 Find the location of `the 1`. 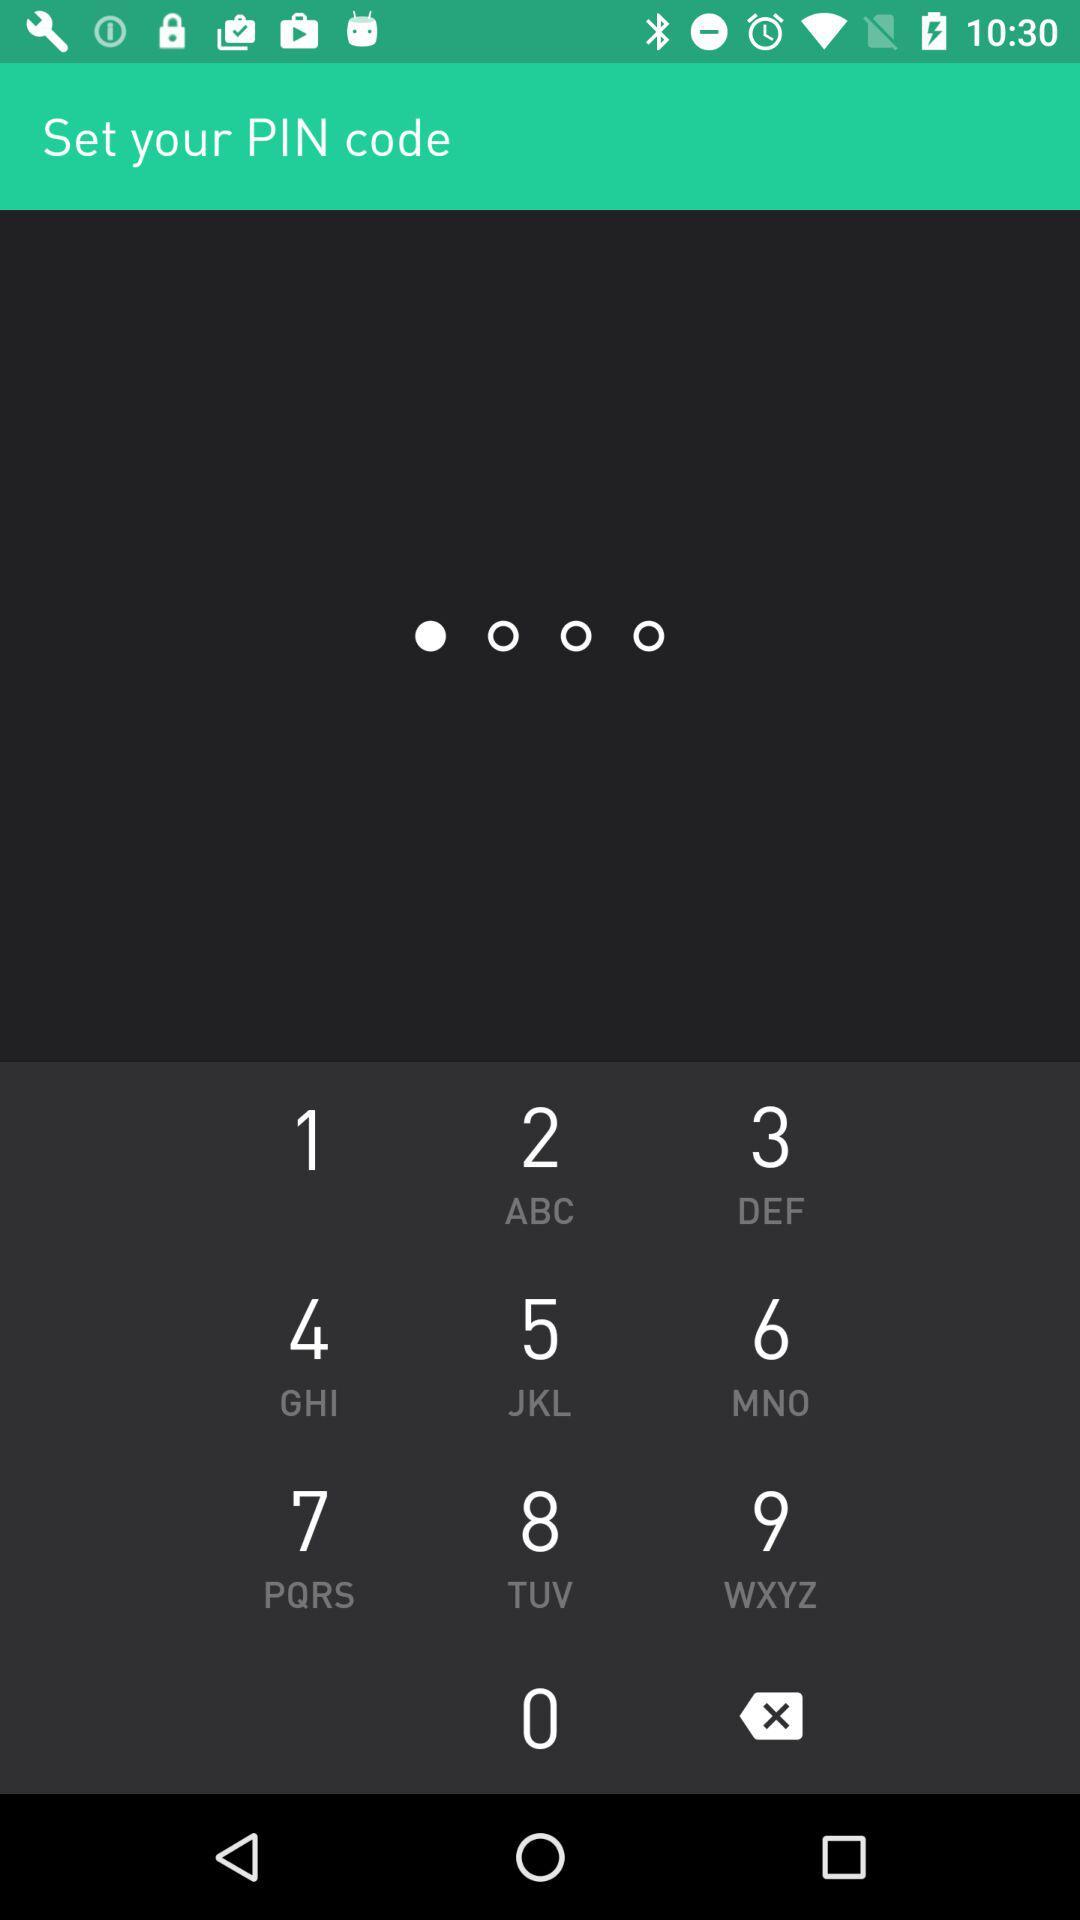

the 1 is located at coordinates (308, 1157).